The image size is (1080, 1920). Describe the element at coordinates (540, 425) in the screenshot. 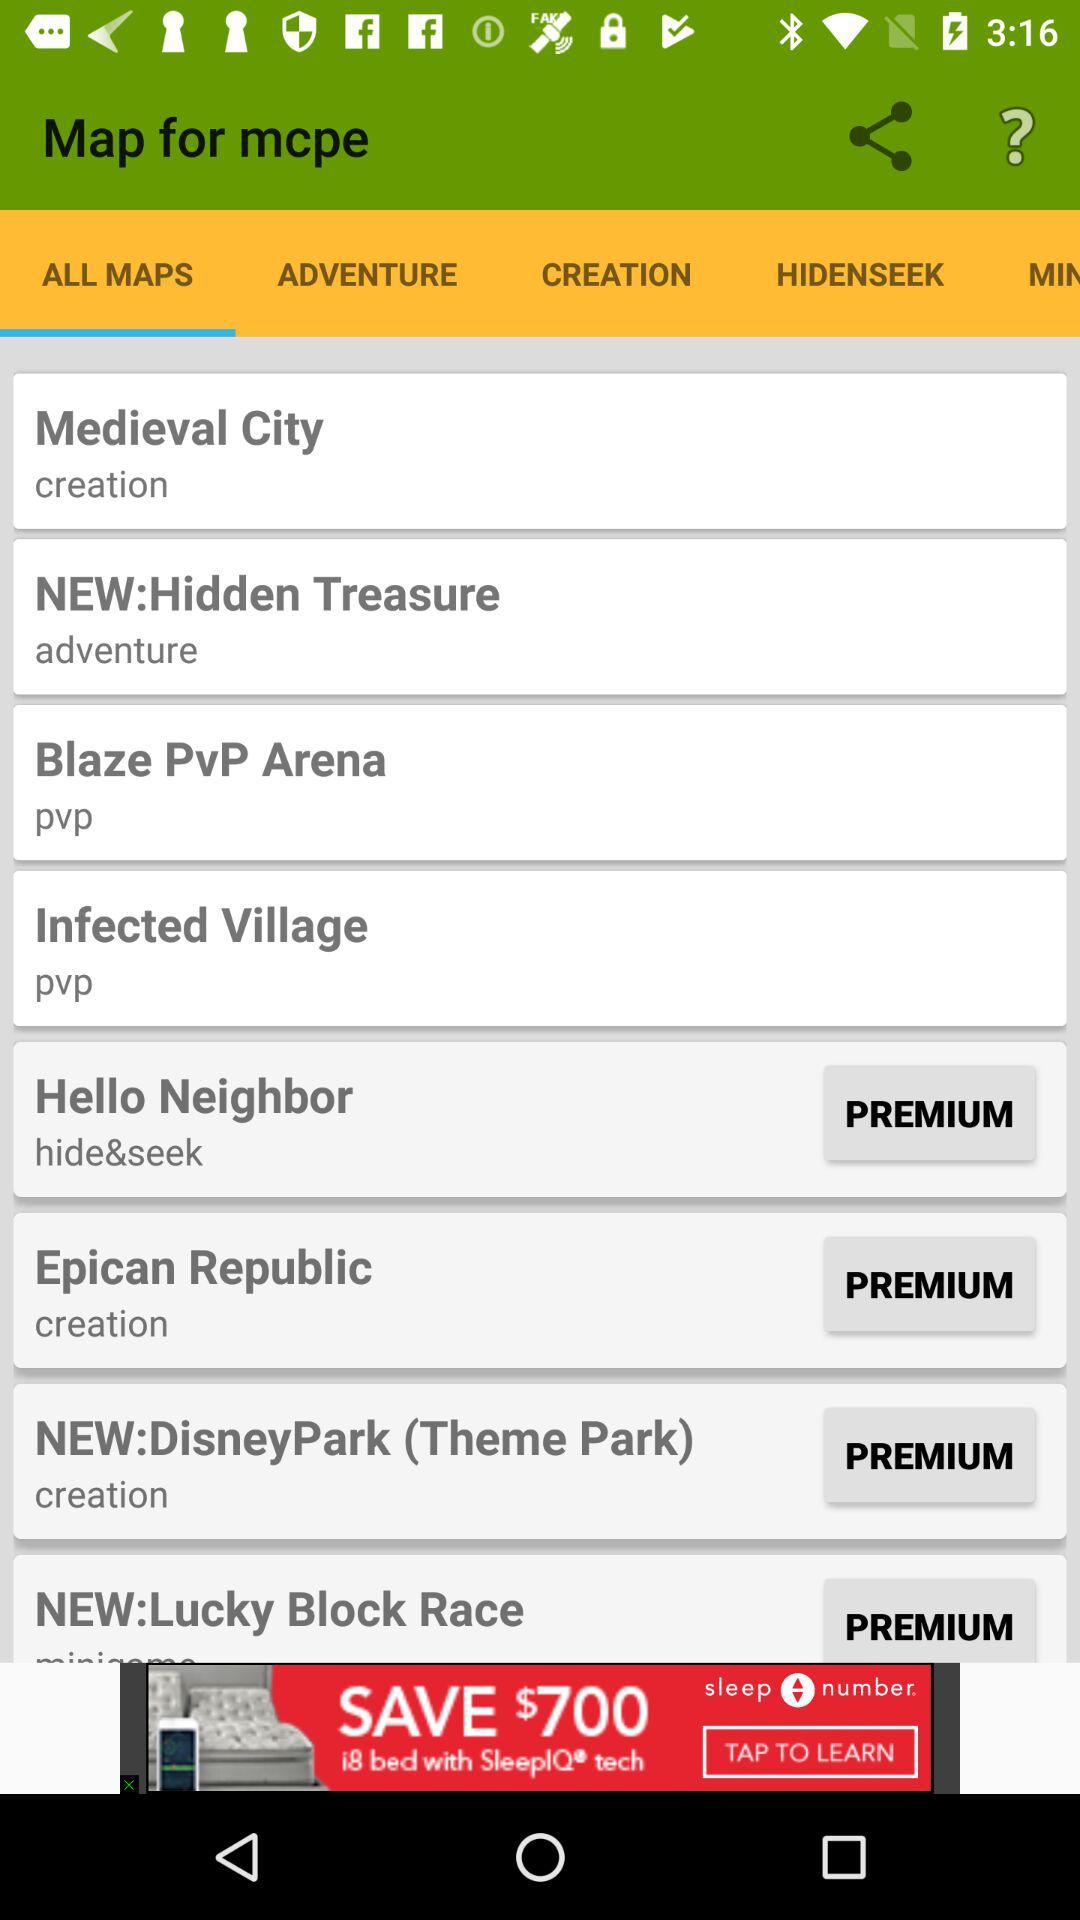

I see `the app below the all maps app` at that location.